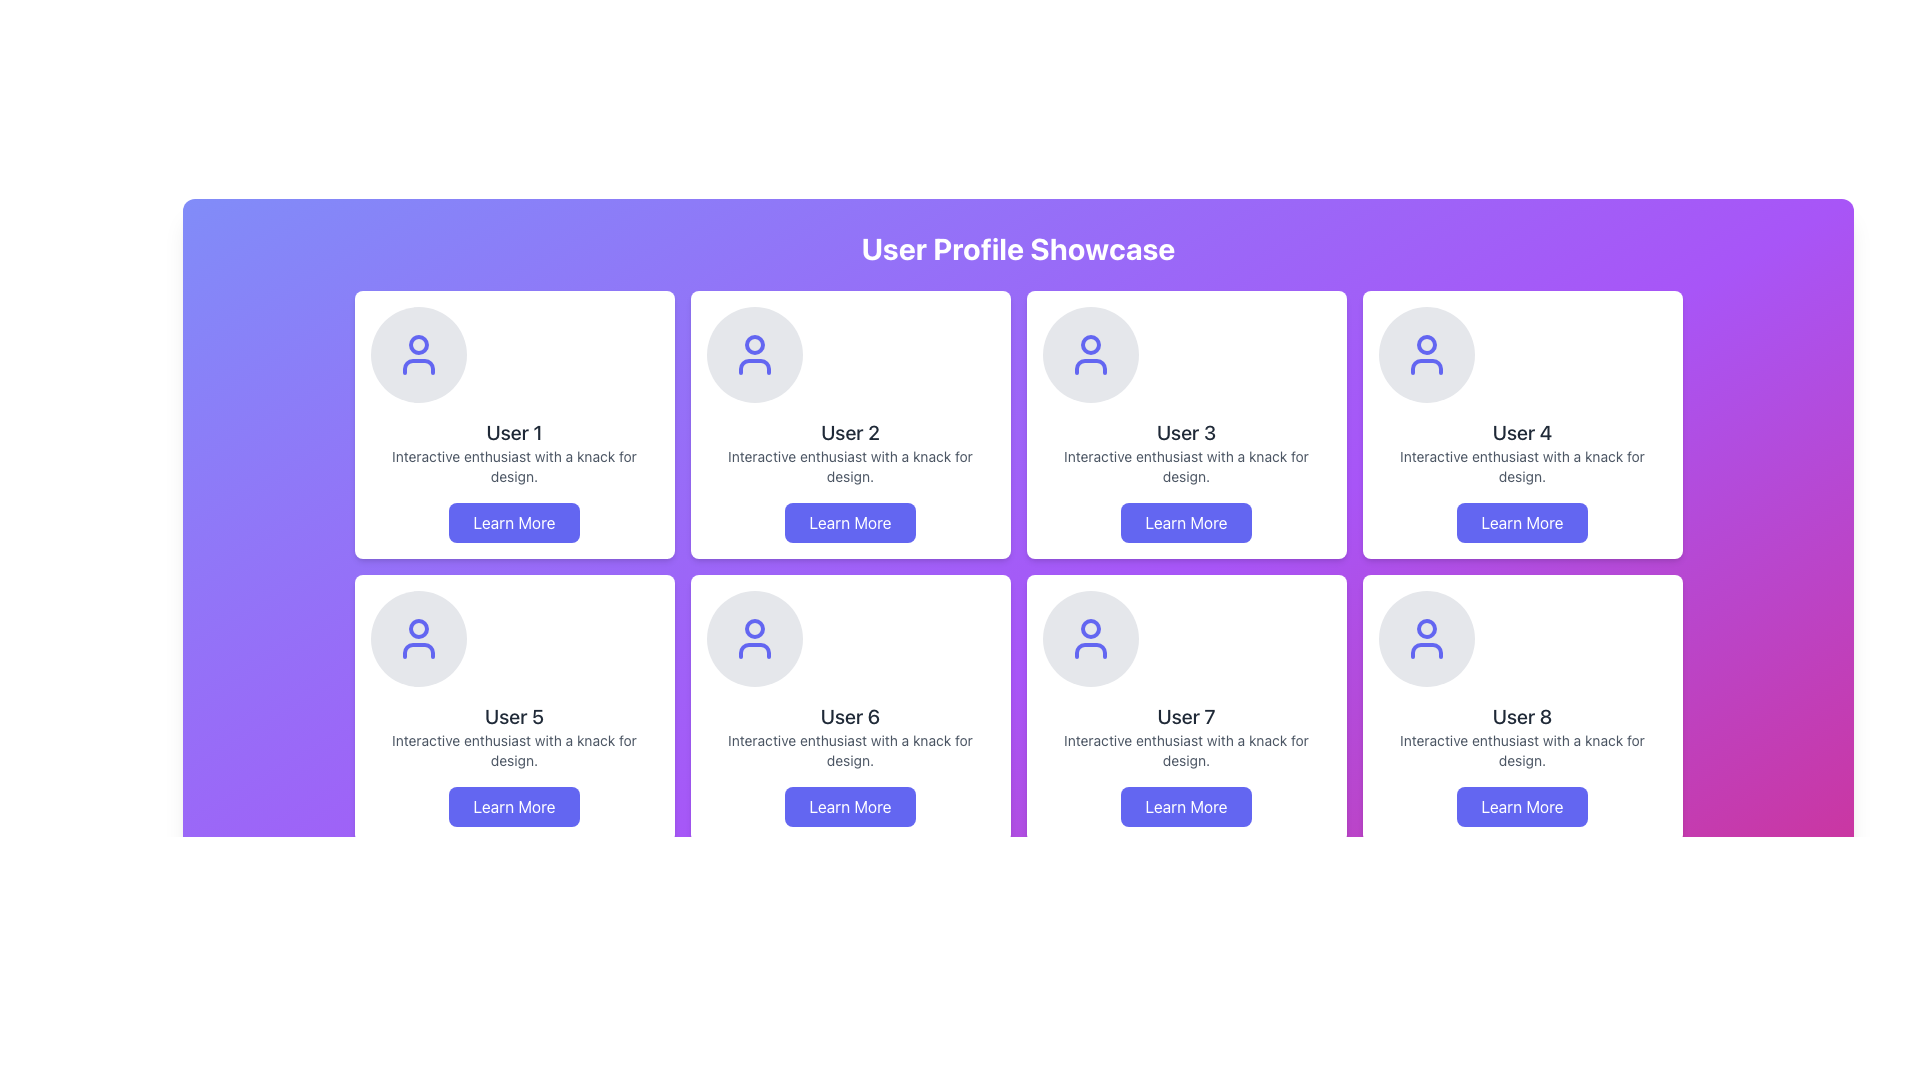  What do you see at coordinates (1425, 353) in the screenshot?
I see `the profile icon displayed in indigo blue within a light gray circular background, located in the fourth card of the top row in the profile showcase grid` at bounding box center [1425, 353].